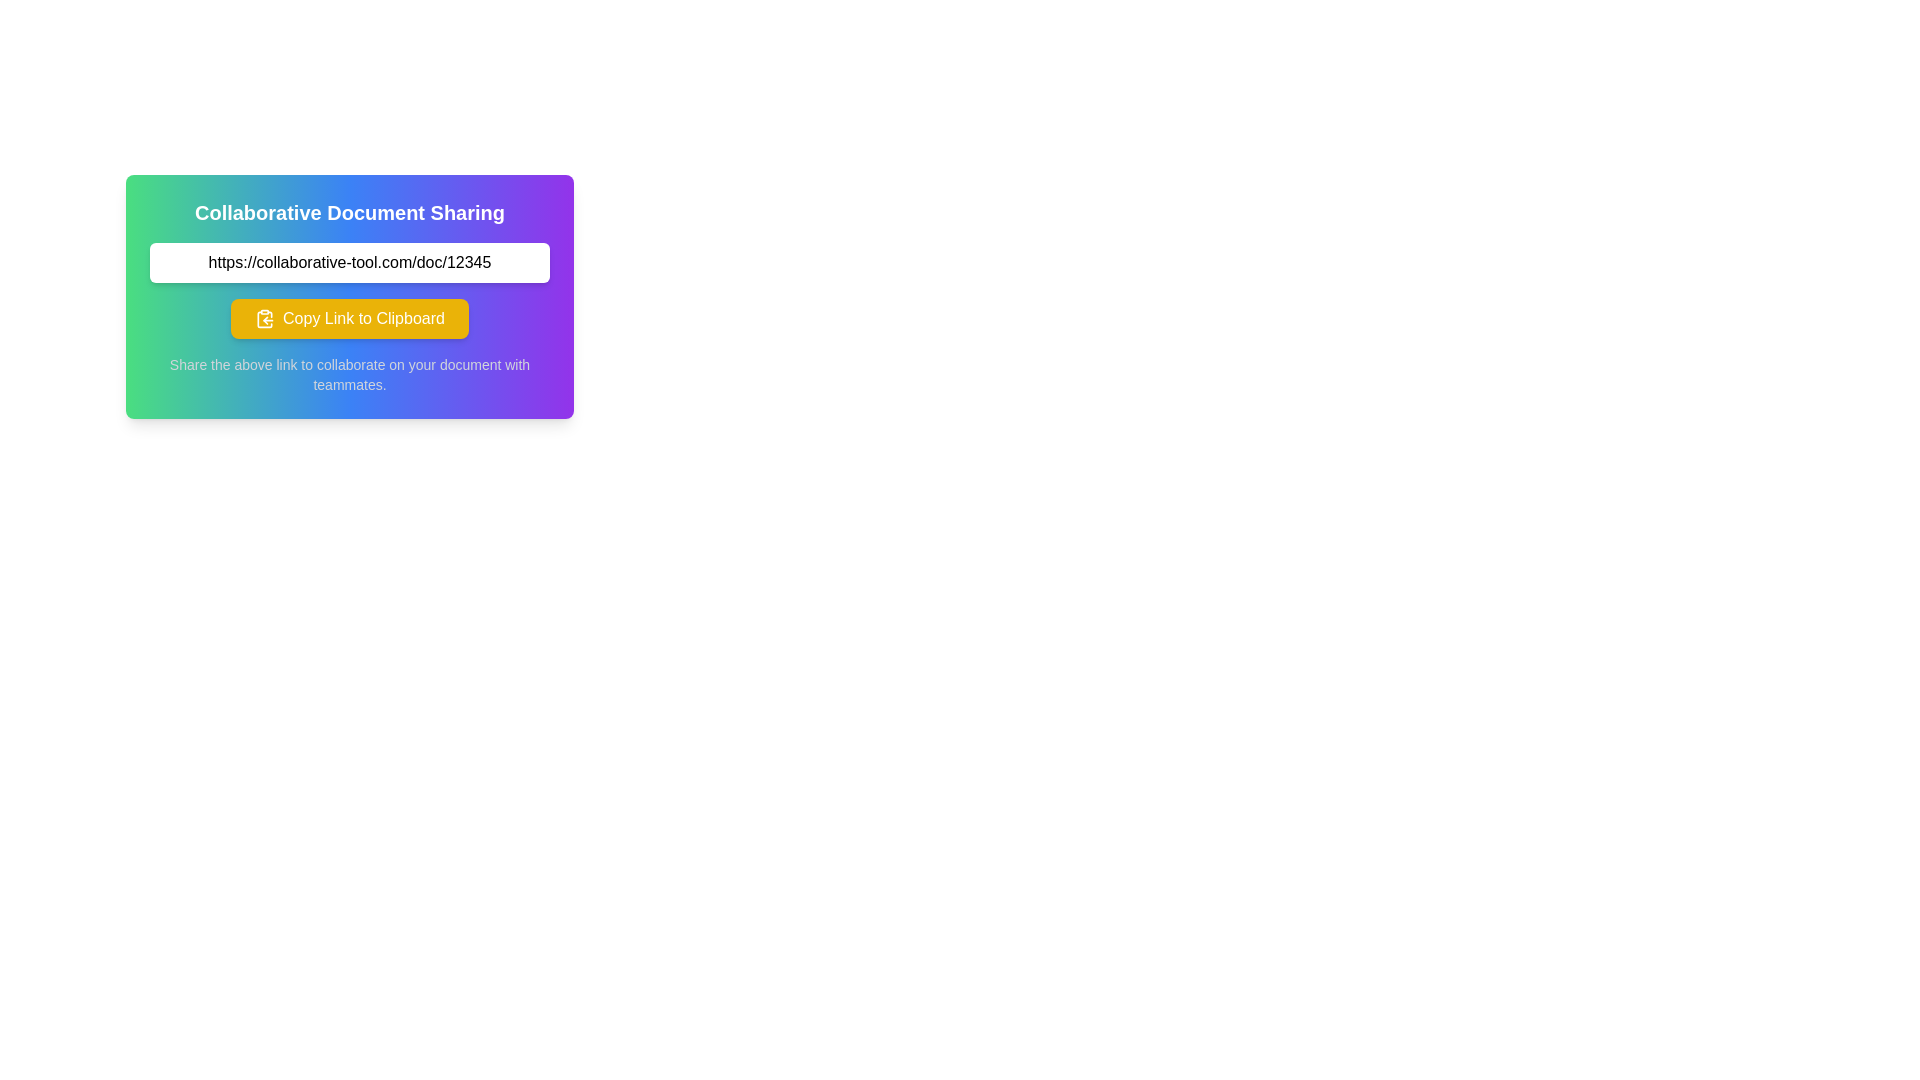 The image size is (1920, 1080). I want to click on the stylized static text component that acts as a visual representation of a document link, which is positioned above the 'Copy Link to Clipboard' button, for copying, so click(350, 261).